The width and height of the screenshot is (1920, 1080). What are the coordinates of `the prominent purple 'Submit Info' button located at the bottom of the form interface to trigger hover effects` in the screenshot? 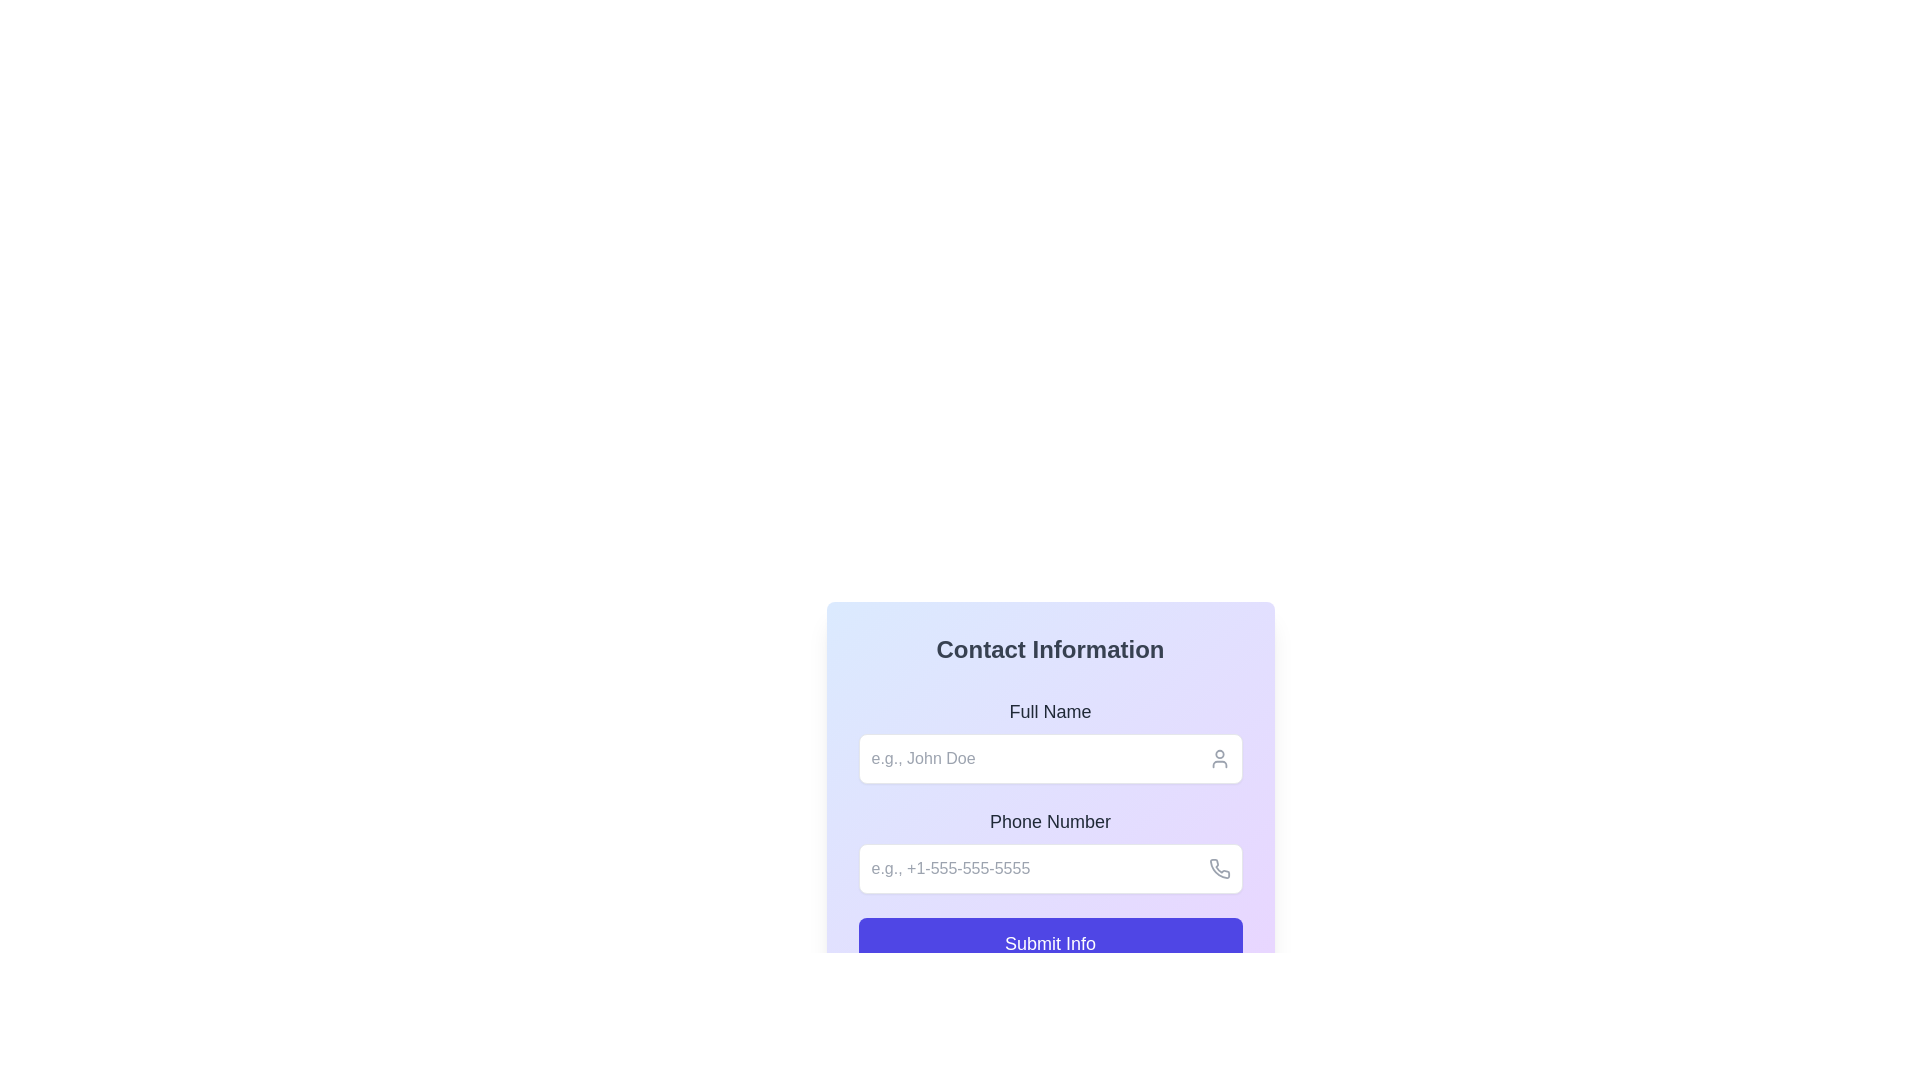 It's located at (1049, 944).